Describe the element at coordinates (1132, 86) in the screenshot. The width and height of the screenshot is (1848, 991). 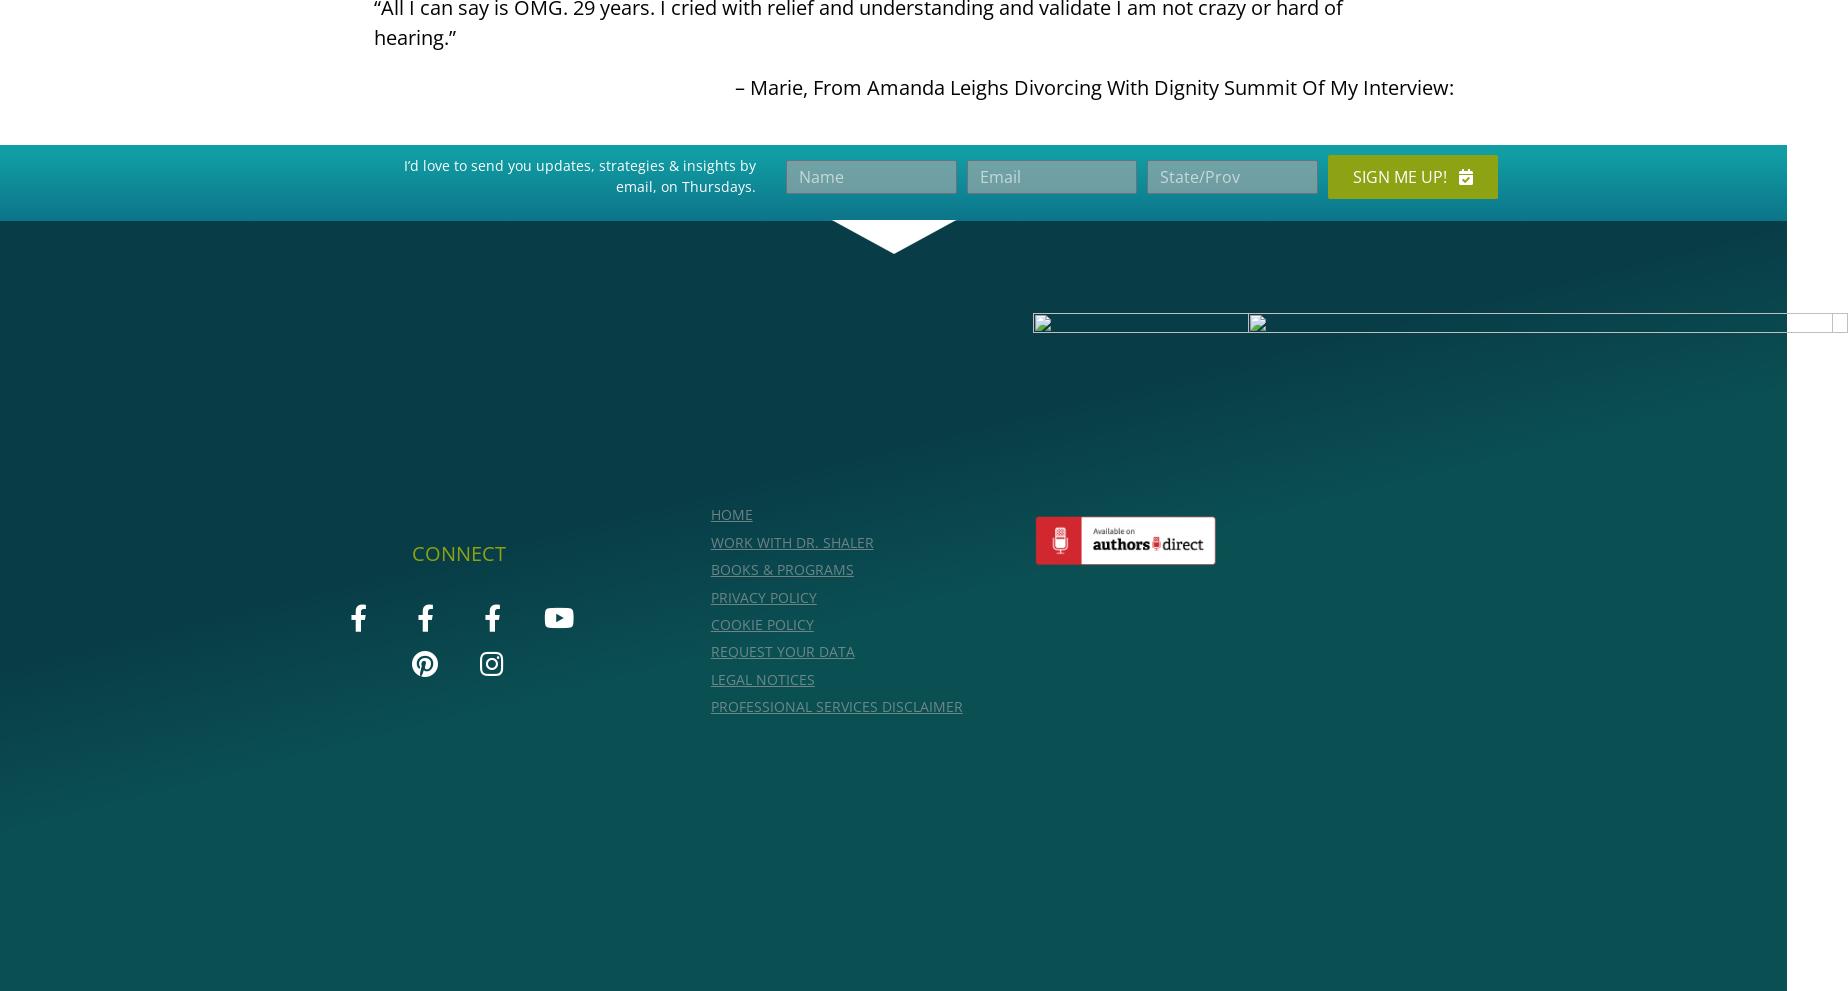
I see `'From Amanda Leighs Divorcing With Dignity Summit Of My Interview:'` at that location.